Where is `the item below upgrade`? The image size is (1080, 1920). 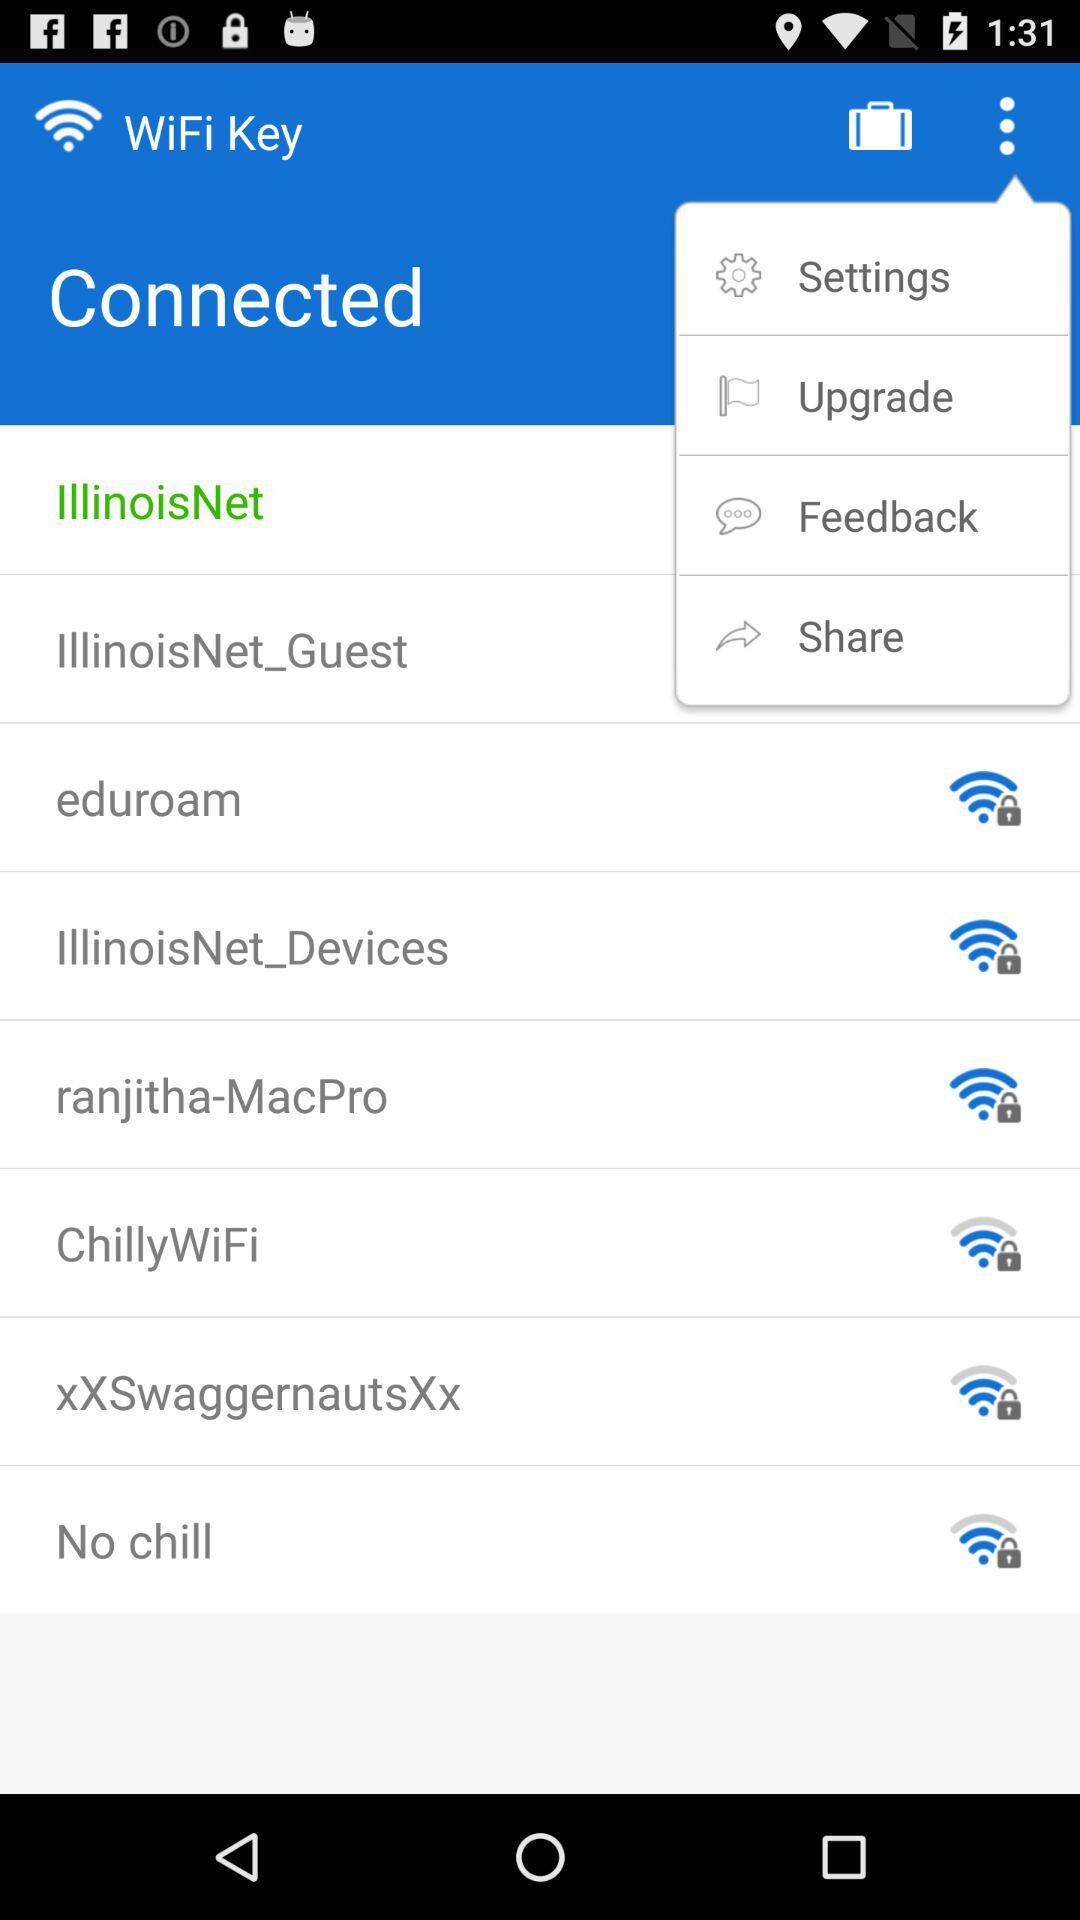
the item below upgrade is located at coordinates (886, 515).